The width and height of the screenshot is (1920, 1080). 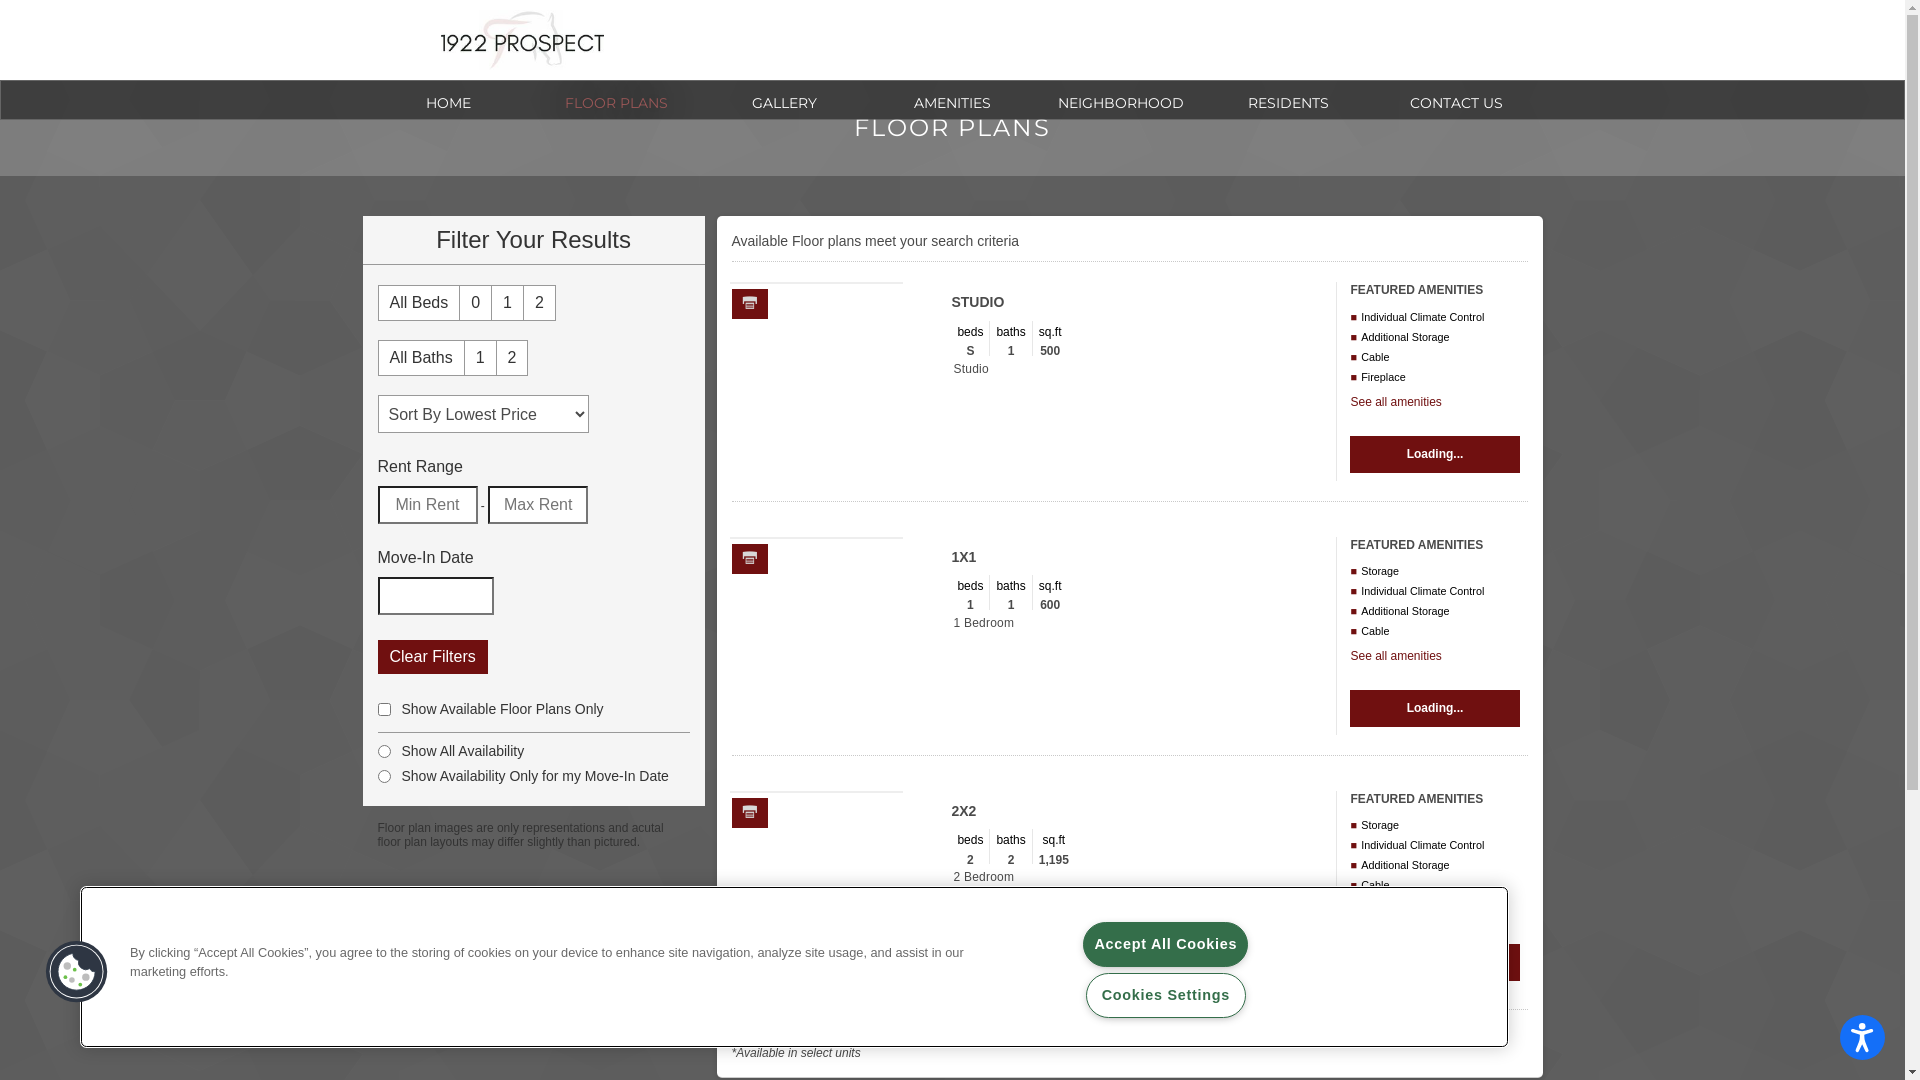 What do you see at coordinates (1165, 944) in the screenshot?
I see `'Accept All Cookies'` at bounding box center [1165, 944].